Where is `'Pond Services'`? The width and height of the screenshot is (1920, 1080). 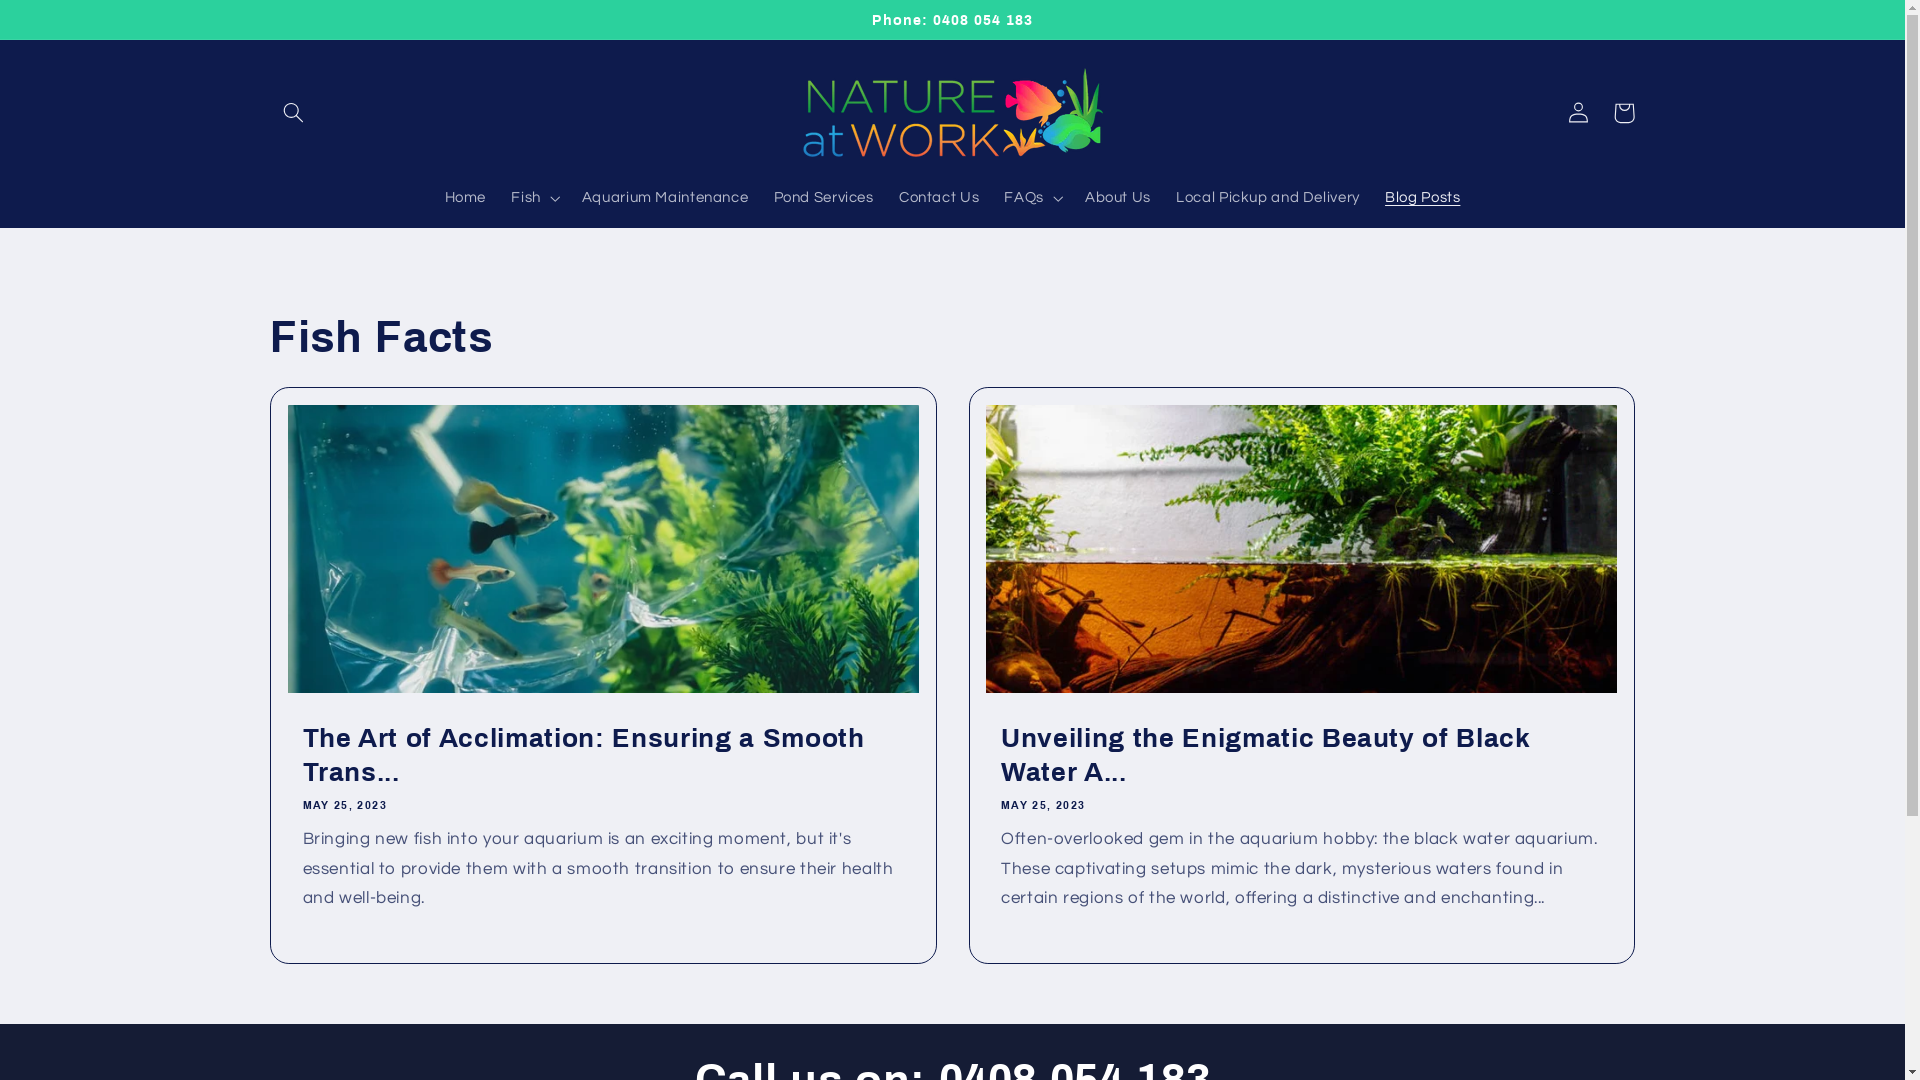 'Pond Services' is located at coordinates (823, 197).